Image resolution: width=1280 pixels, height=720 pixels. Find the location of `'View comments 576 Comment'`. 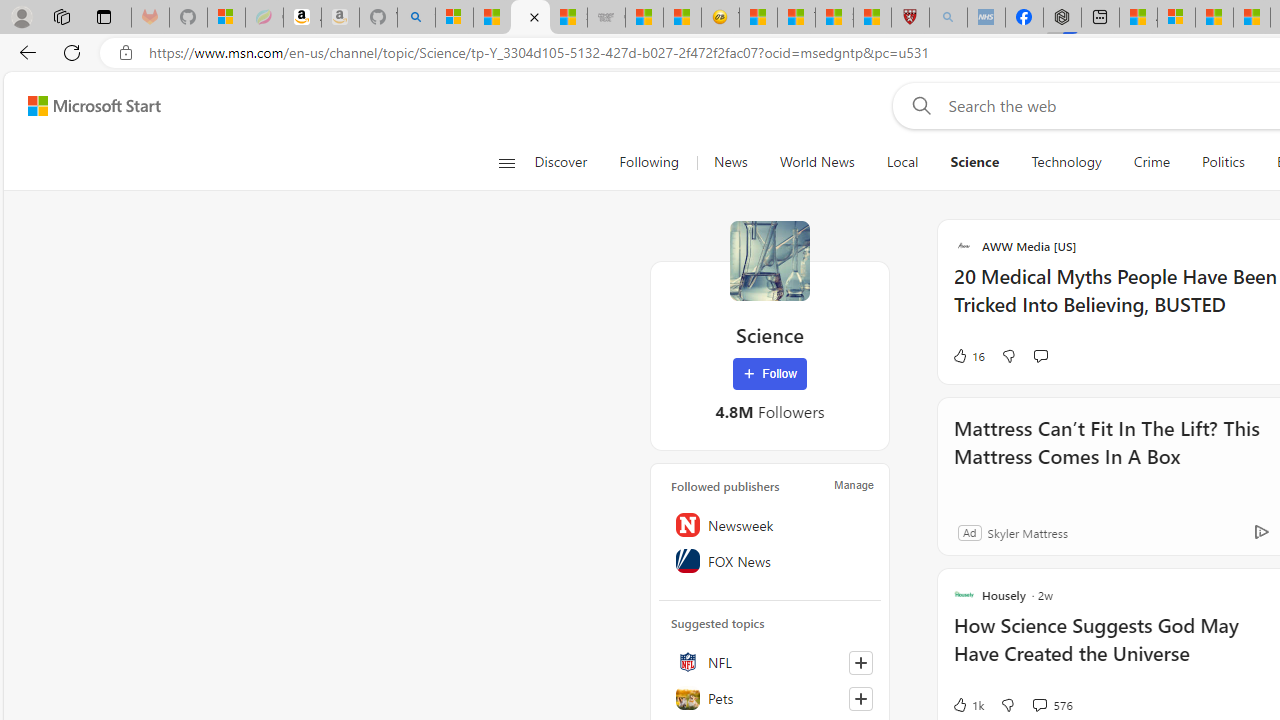

'View comments 576 Comment' is located at coordinates (1039, 703).